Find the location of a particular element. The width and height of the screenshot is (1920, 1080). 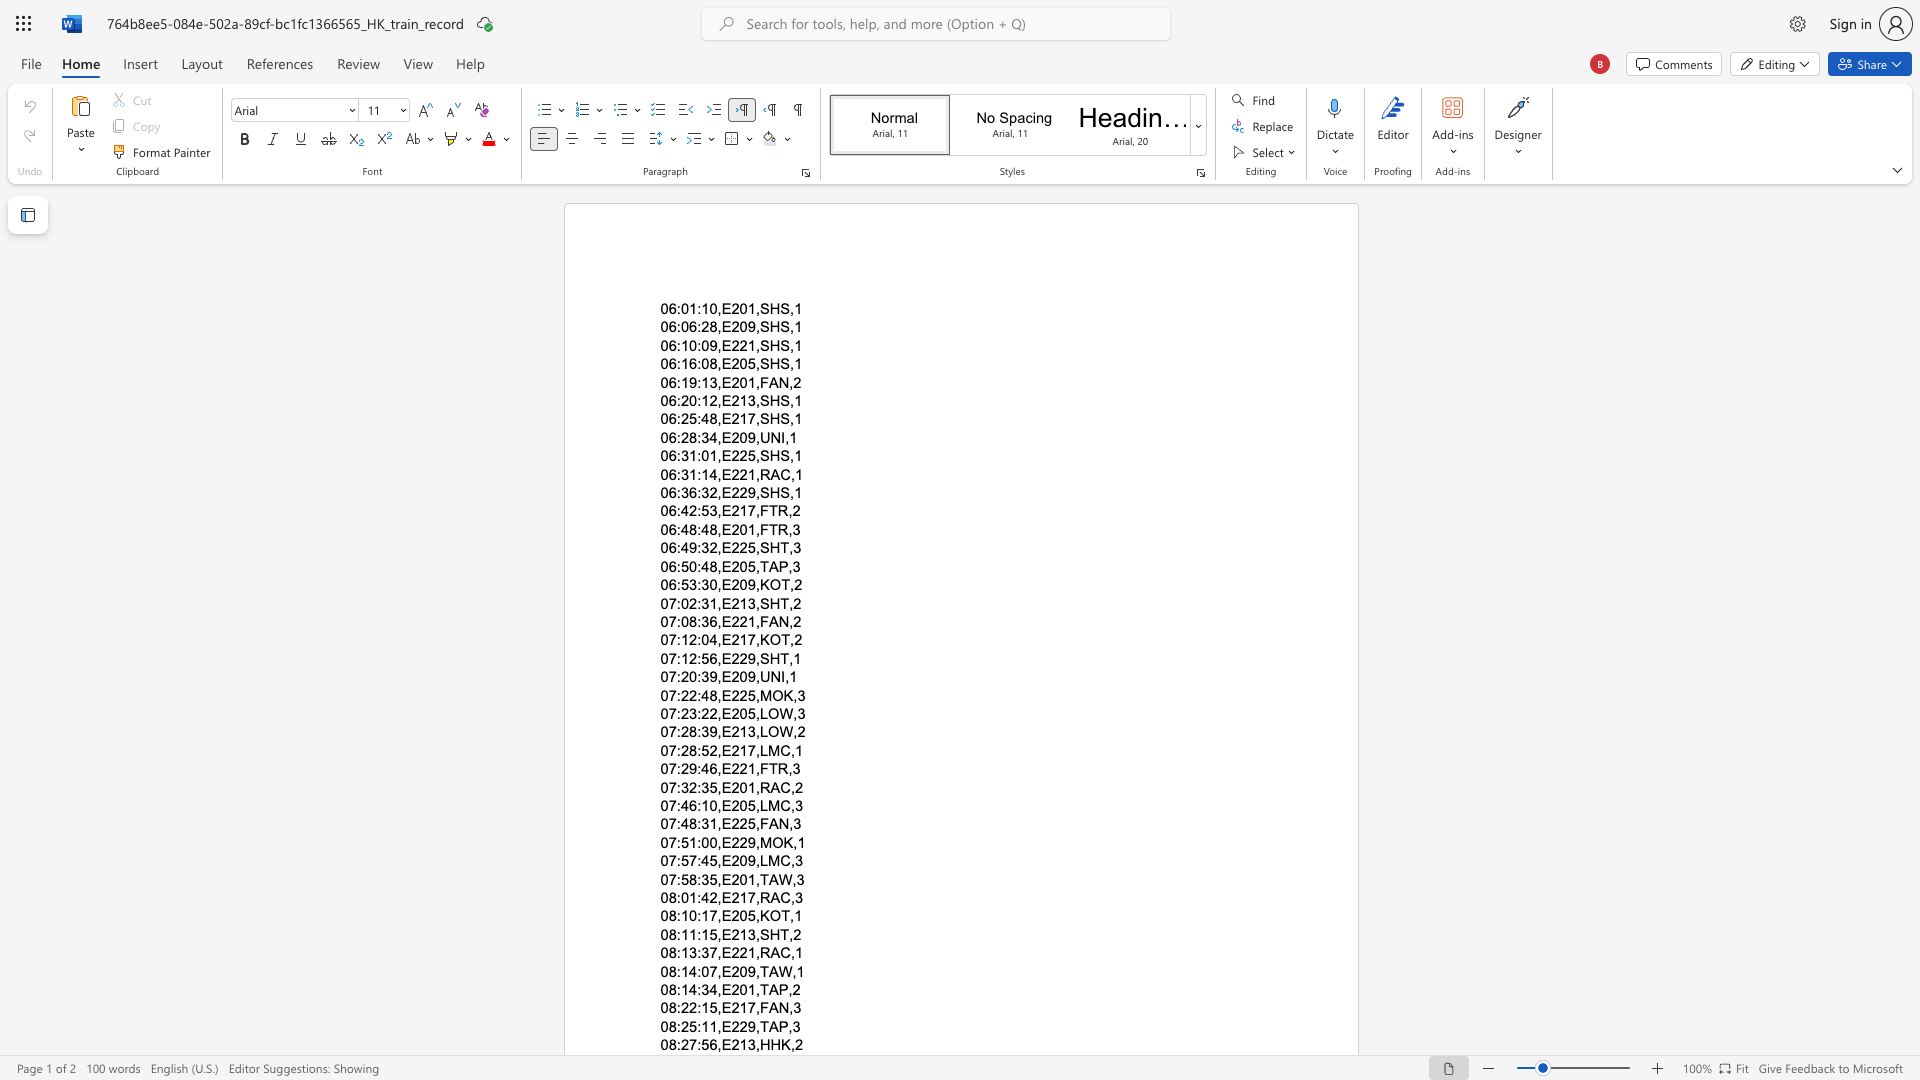

the space between the continuous character "7" and ":" in the text is located at coordinates (675, 676).